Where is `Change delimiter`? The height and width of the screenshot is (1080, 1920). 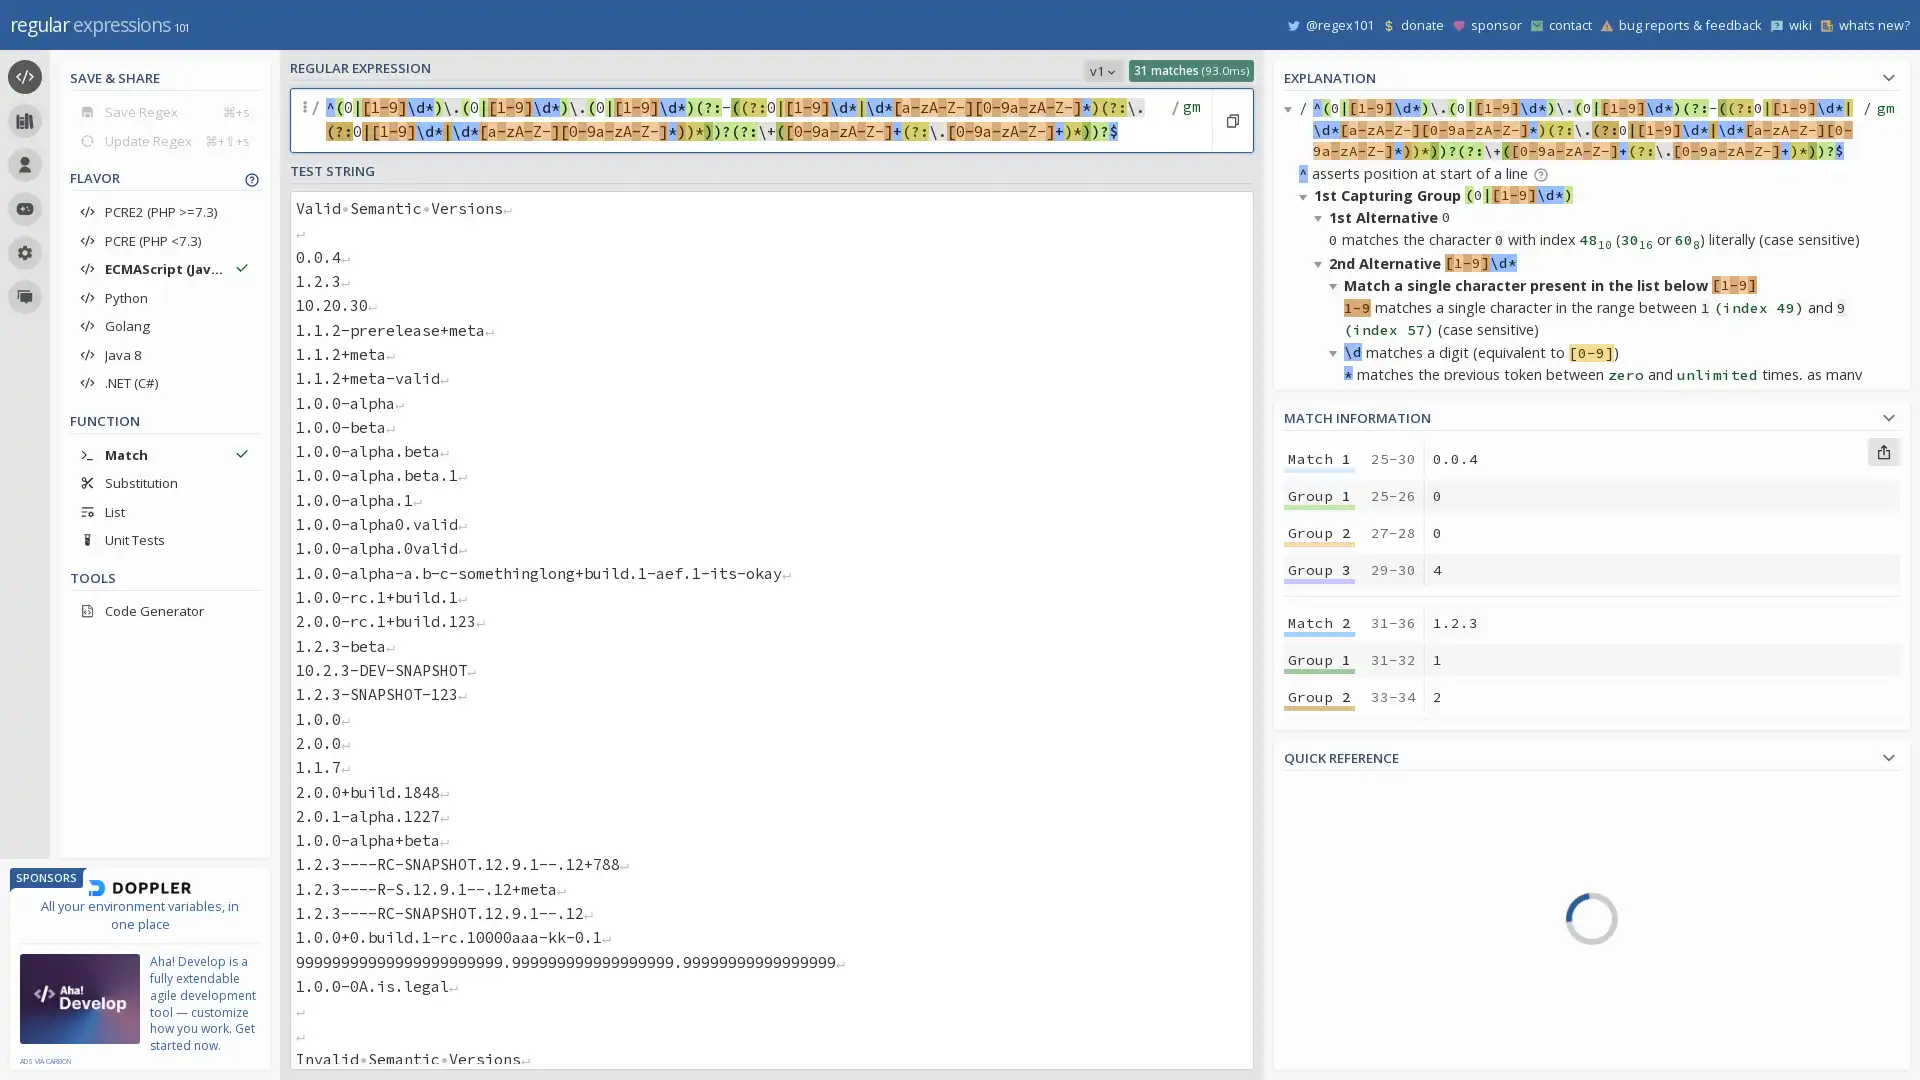
Change delimiter is located at coordinates (306, 120).